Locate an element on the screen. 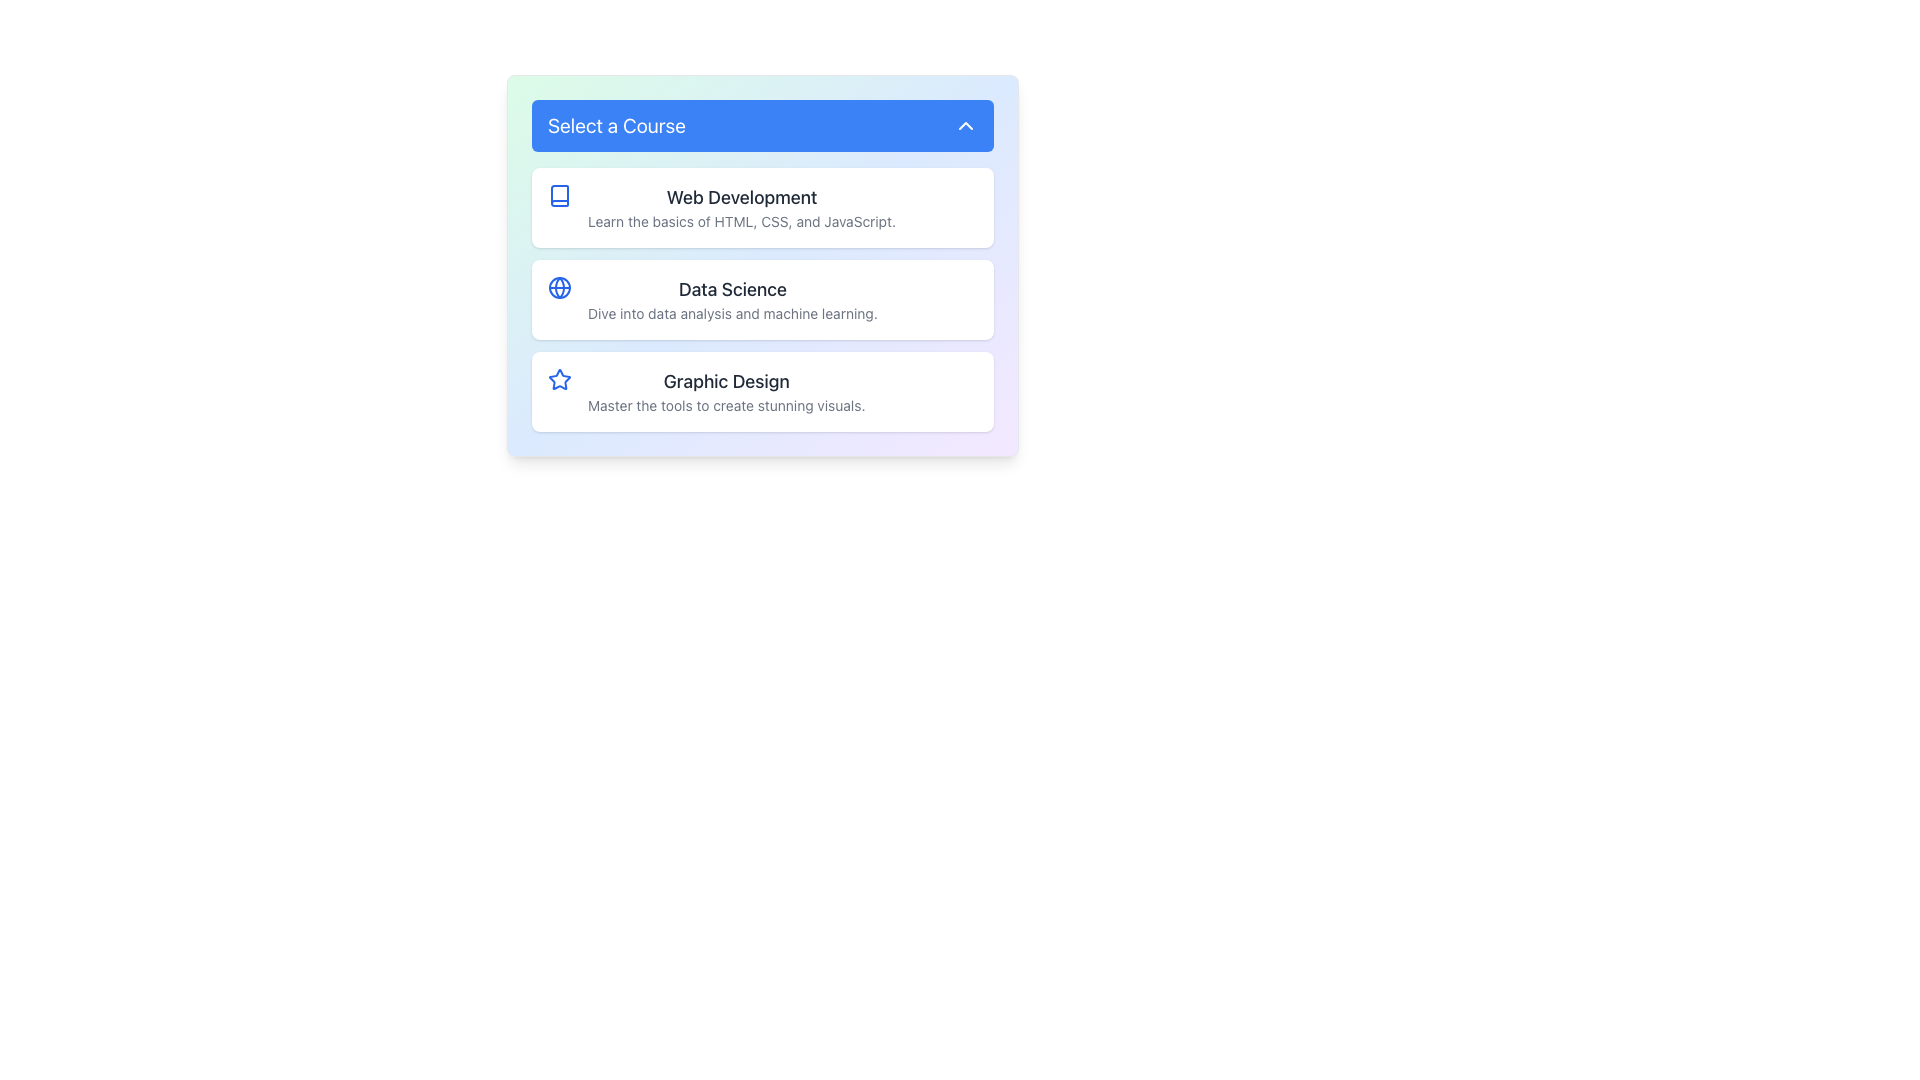 The width and height of the screenshot is (1920, 1080). a card within the Information Group that displays course descriptions, located beneath the header 'Select a Course' is located at coordinates (762, 300).